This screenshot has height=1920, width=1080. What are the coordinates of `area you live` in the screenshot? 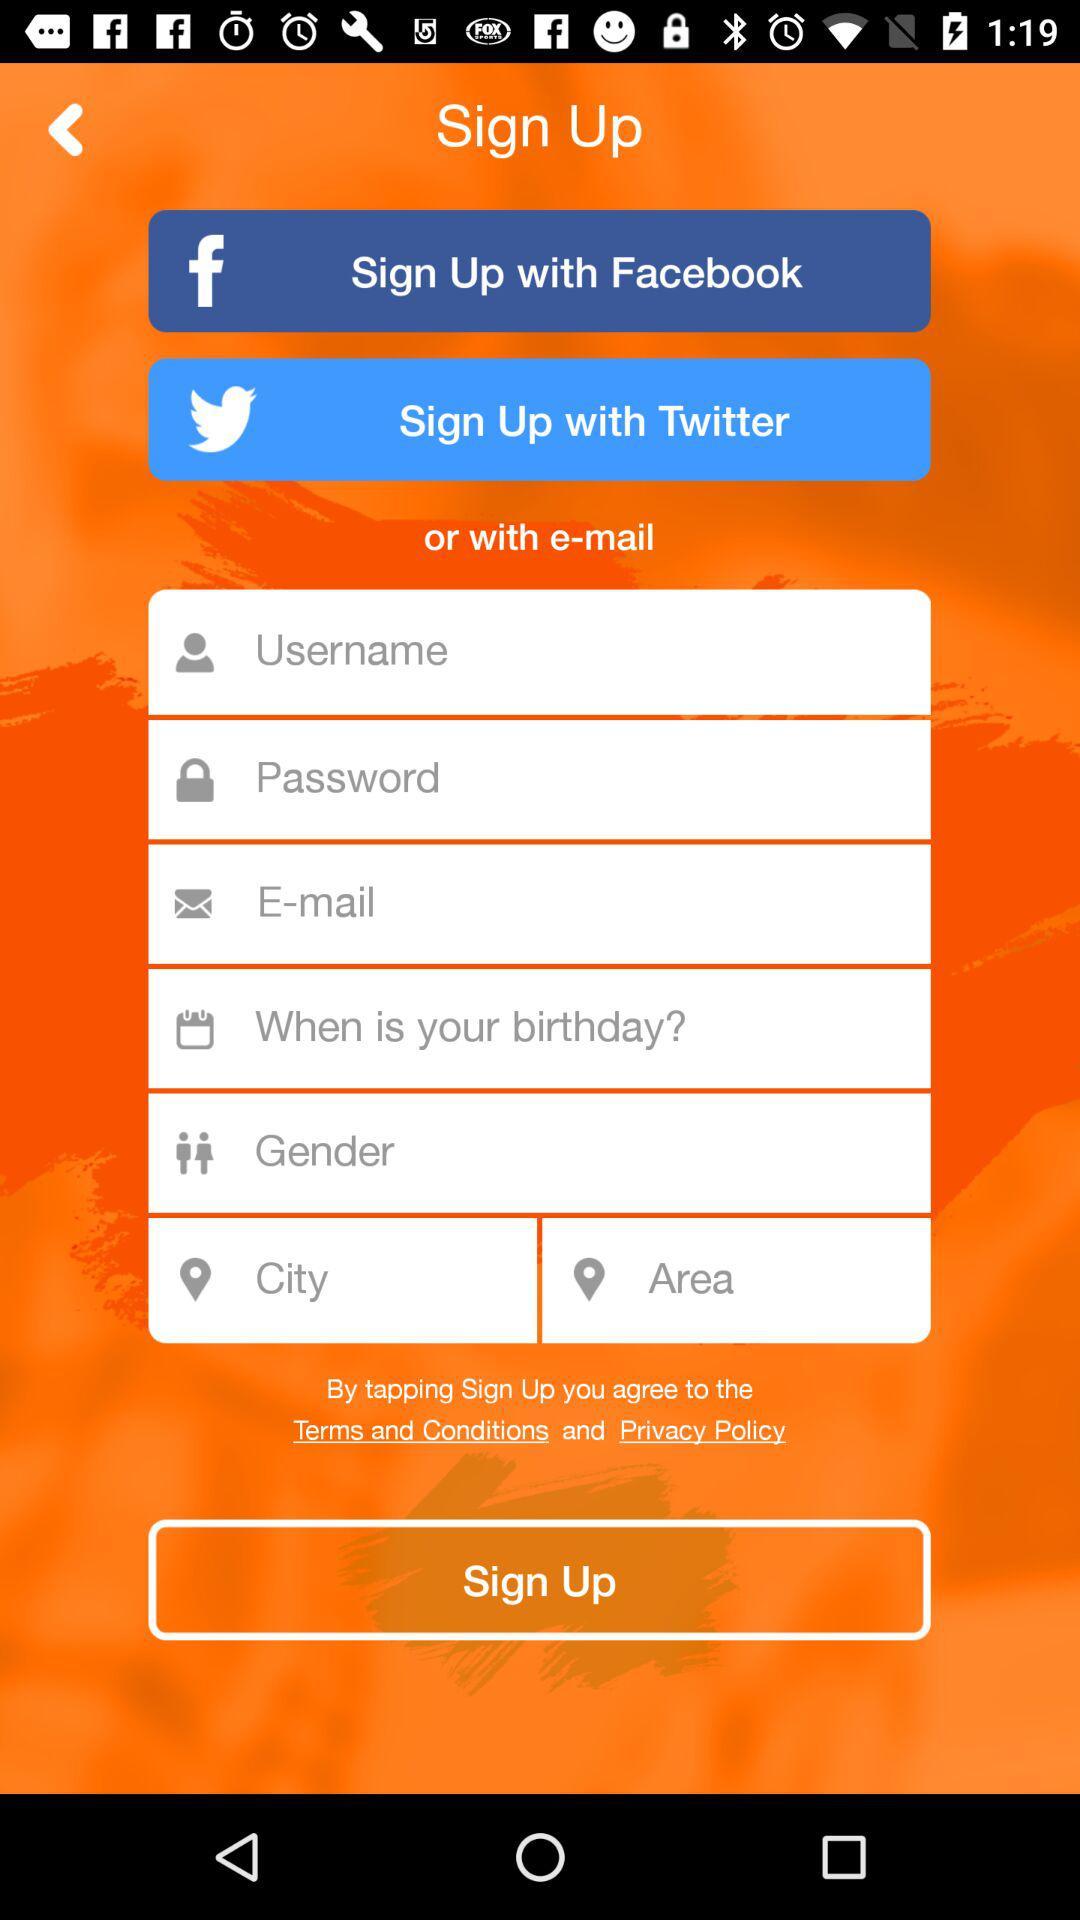 It's located at (782, 1280).